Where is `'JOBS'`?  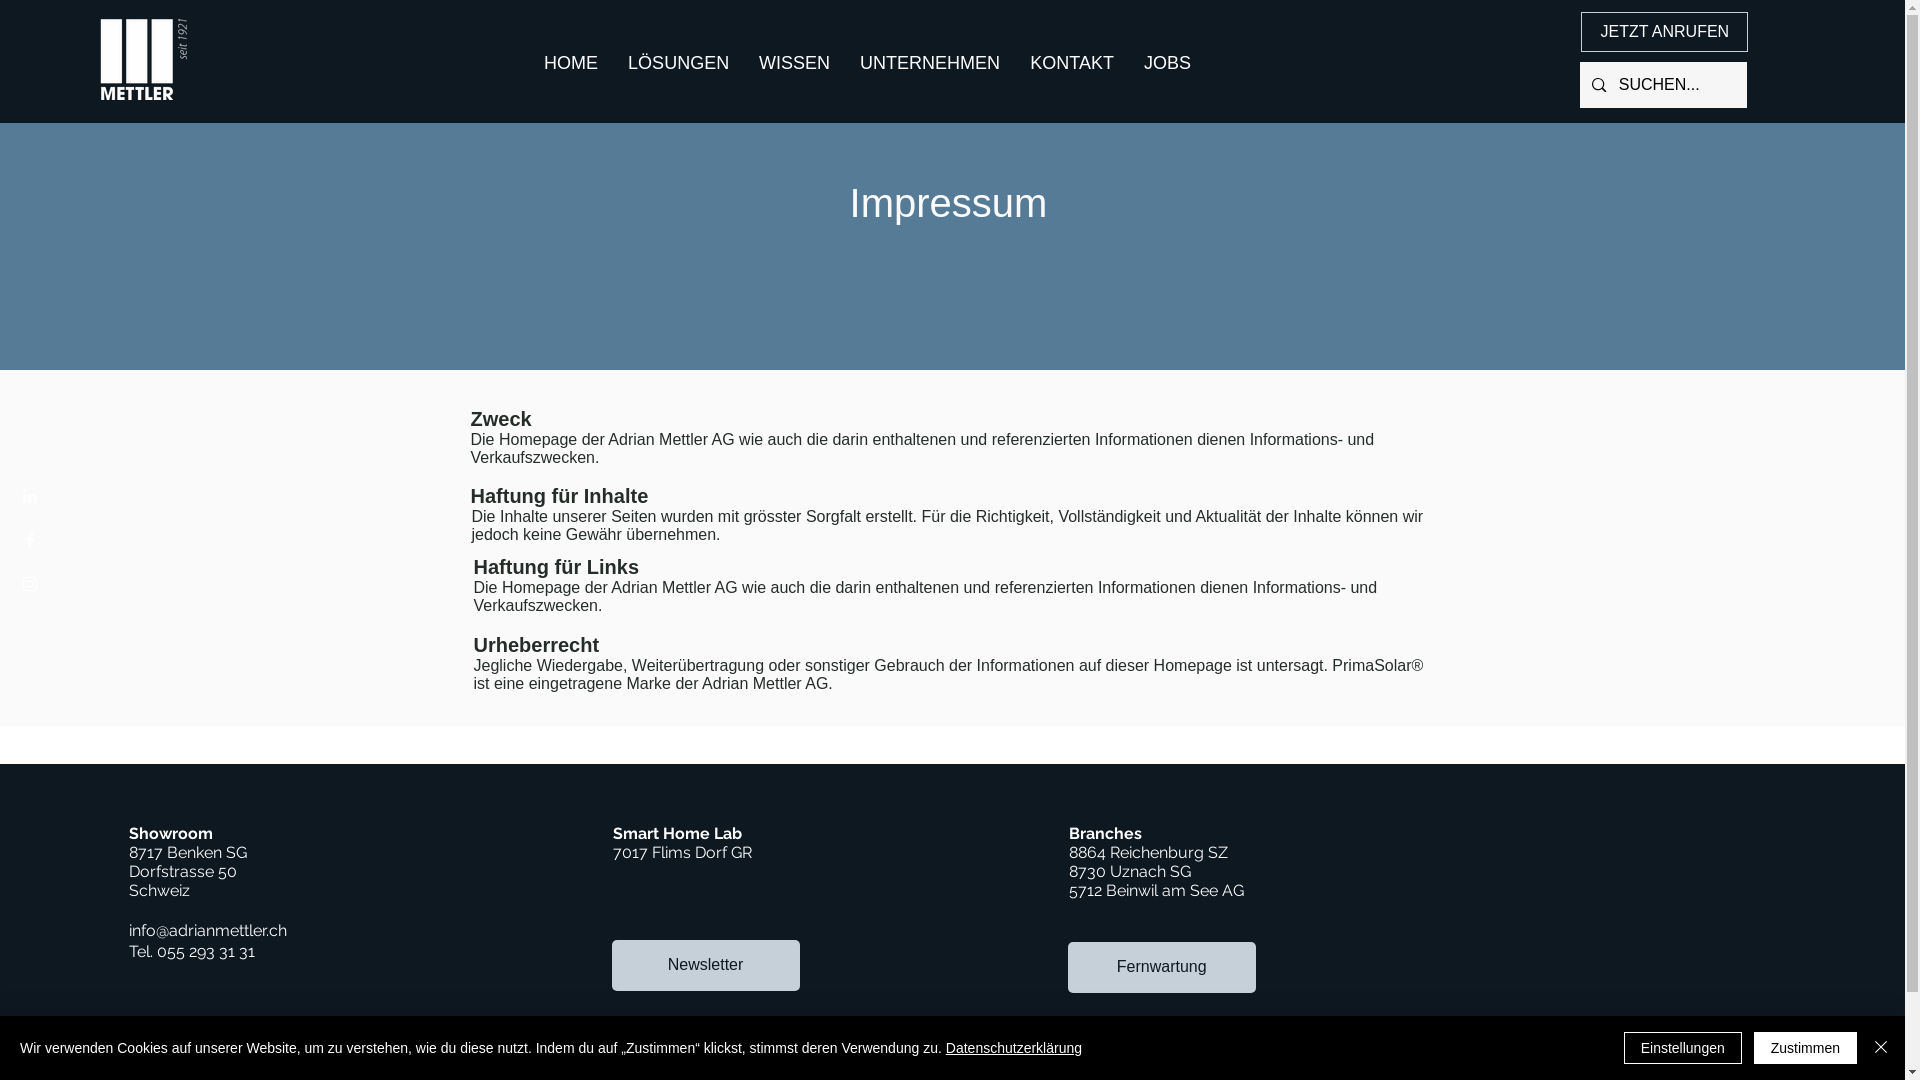
'JOBS' is located at coordinates (1167, 61).